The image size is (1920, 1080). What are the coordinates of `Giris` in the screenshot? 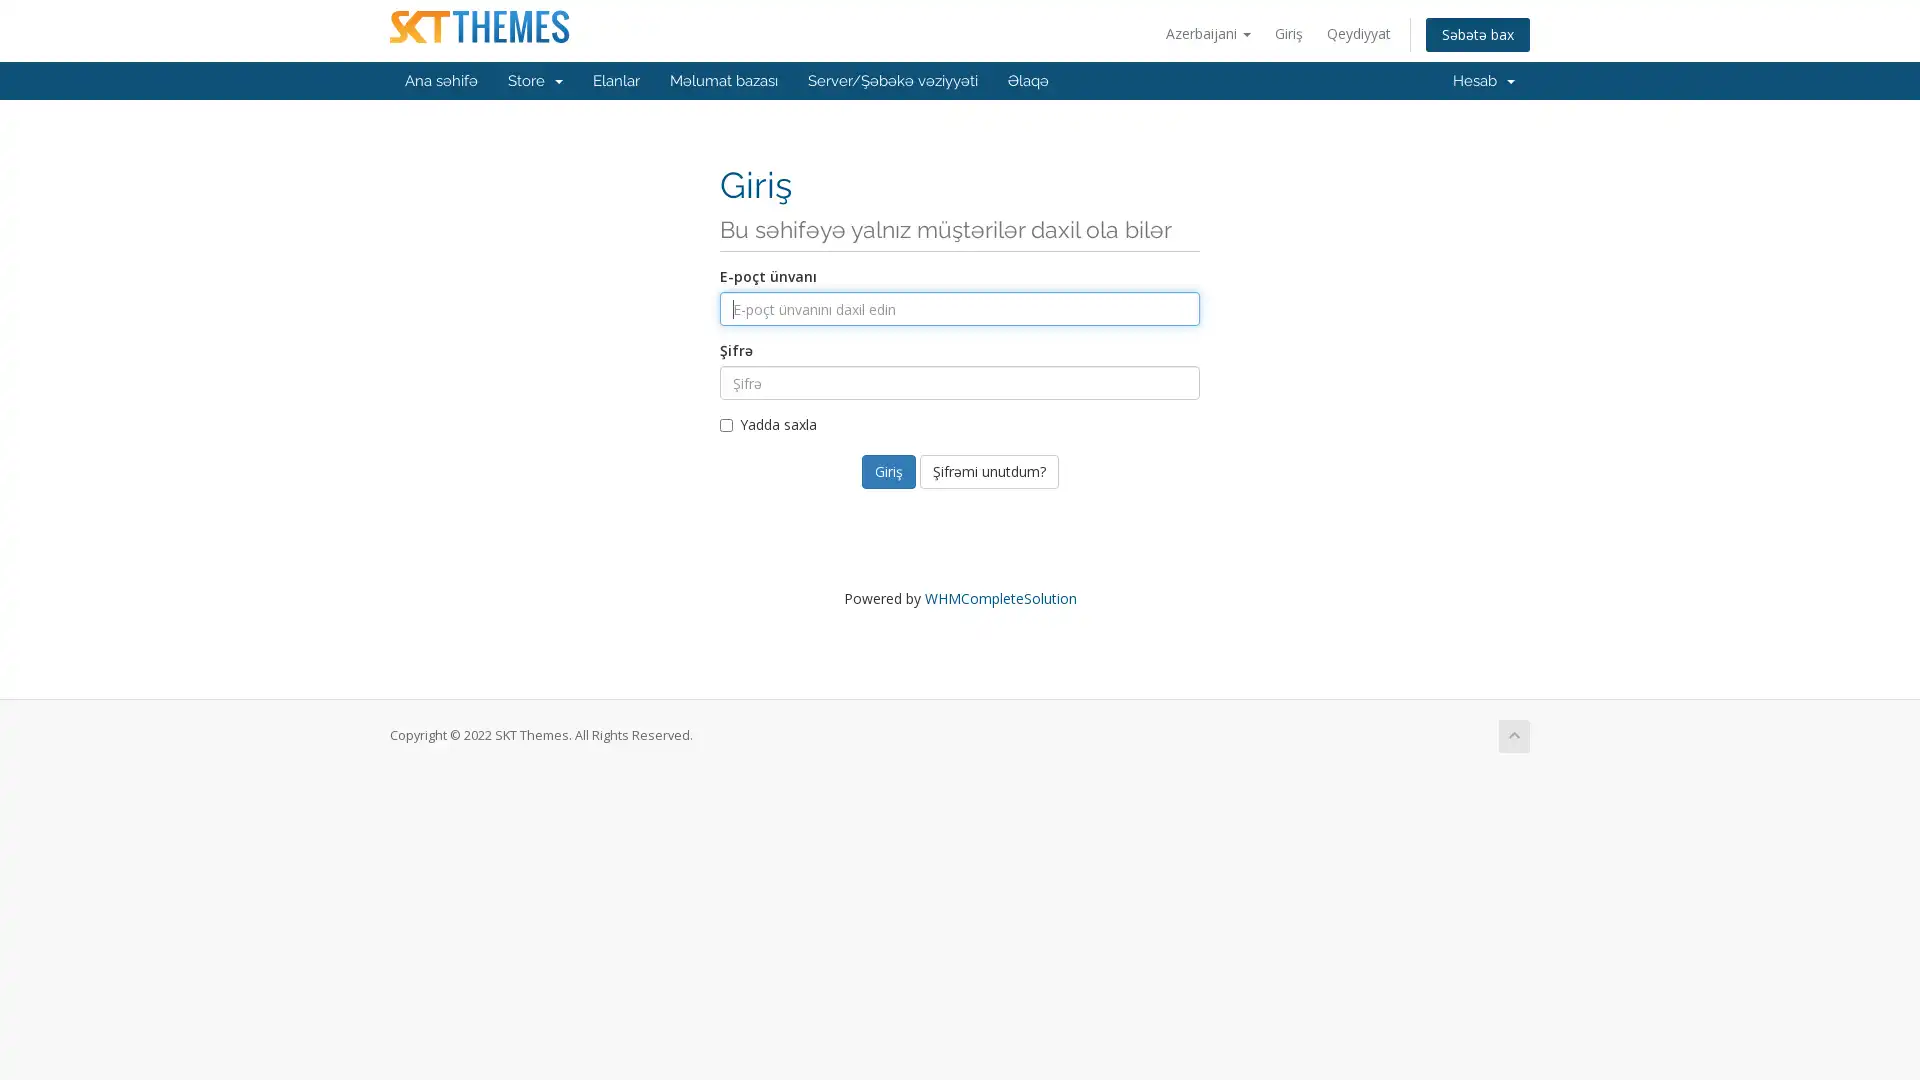 It's located at (887, 471).